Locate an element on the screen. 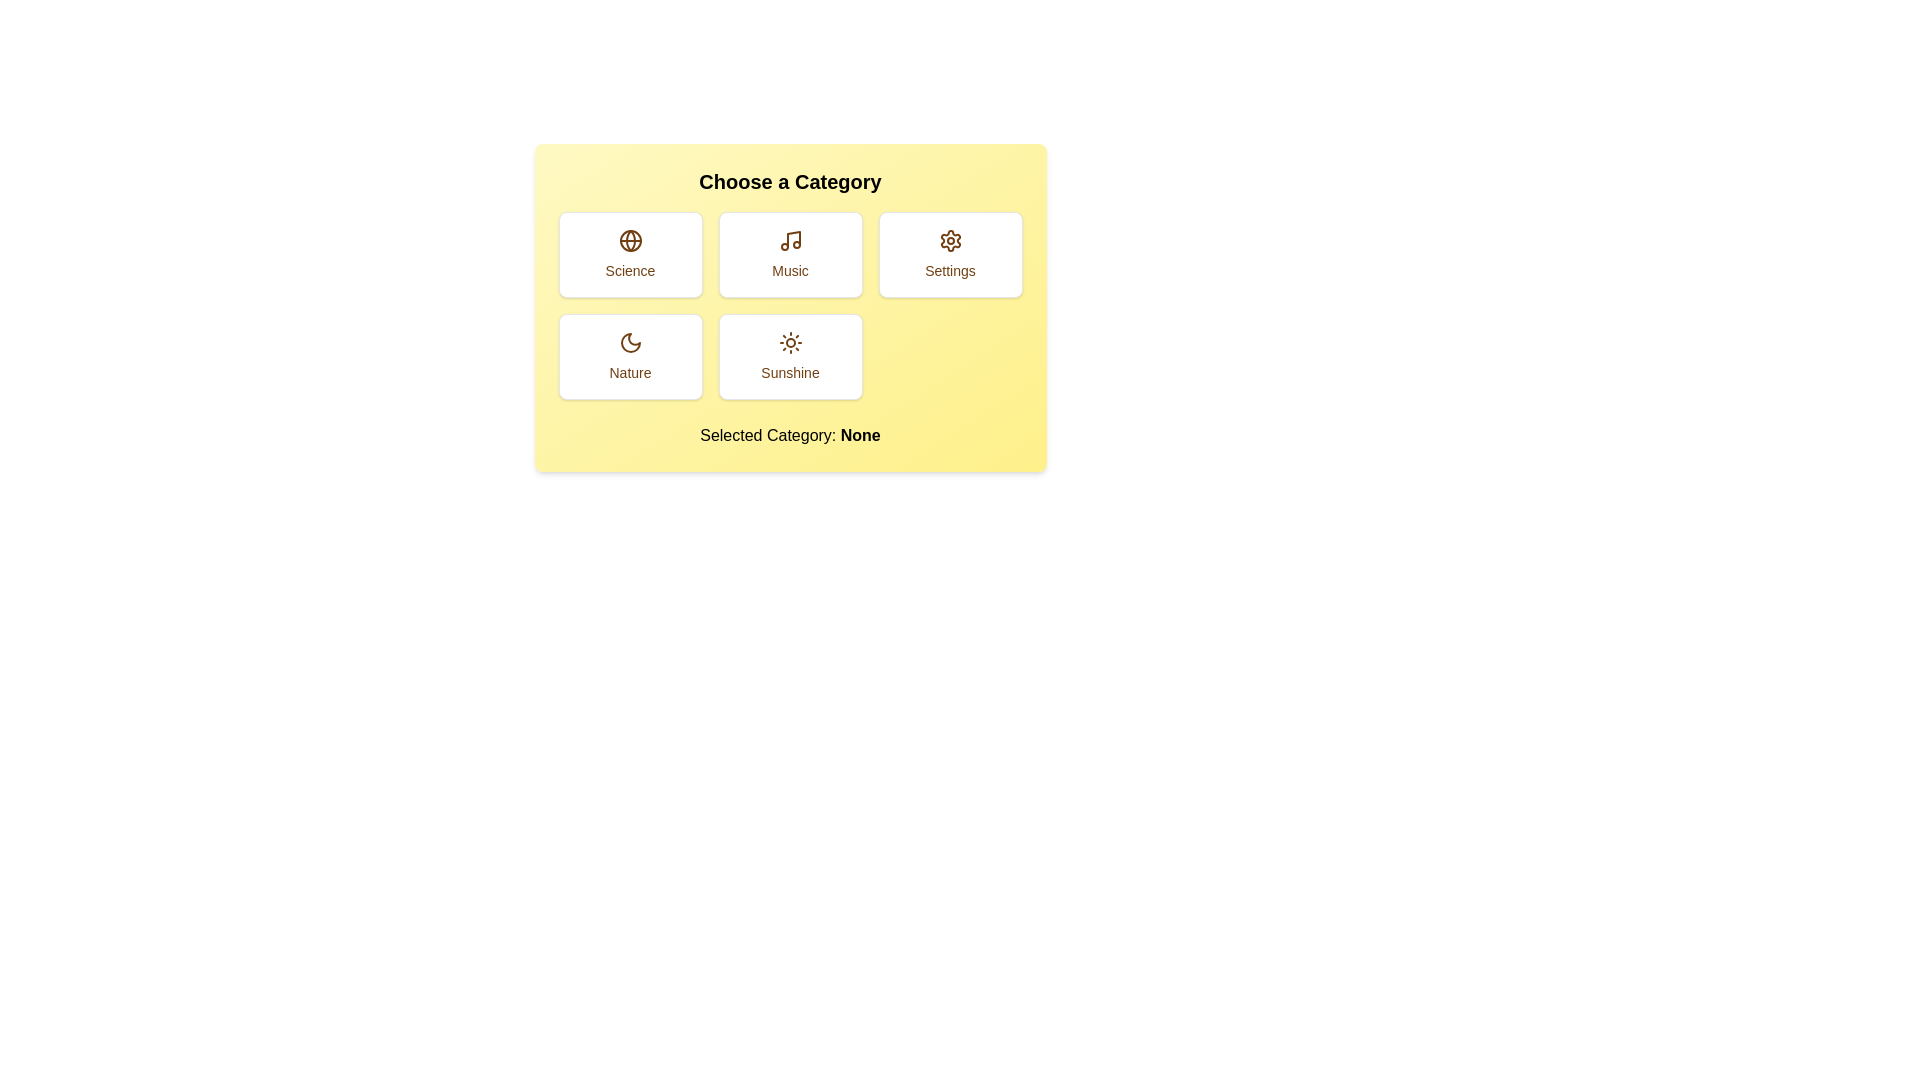 This screenshot has width=1920, height=1080. the cogwheel icon located in the 'Settings' button, which is the third button in the top row of a grid titled 'Choose a Category' is located at coordinates (949, 239).